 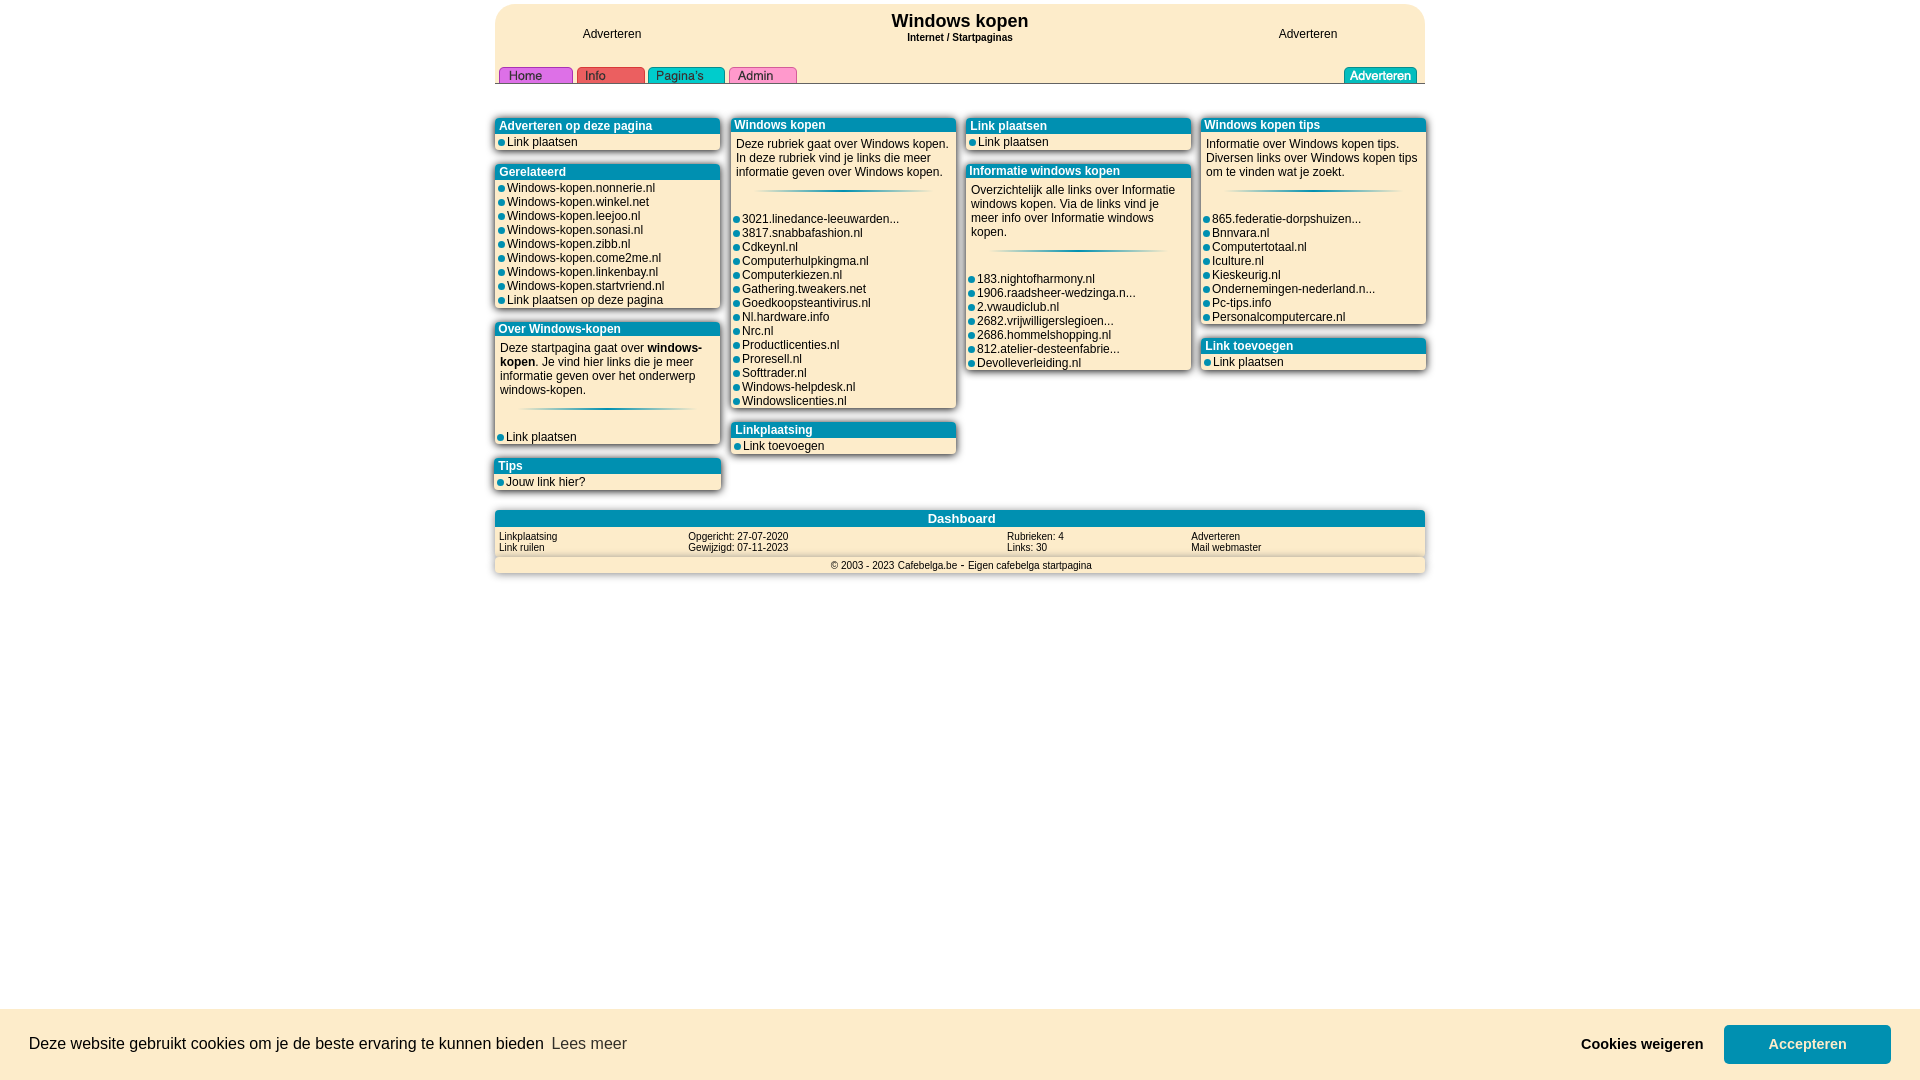 I want to click on 'Ondernemingen-nederland.n...', so click(x=1293, y=289).